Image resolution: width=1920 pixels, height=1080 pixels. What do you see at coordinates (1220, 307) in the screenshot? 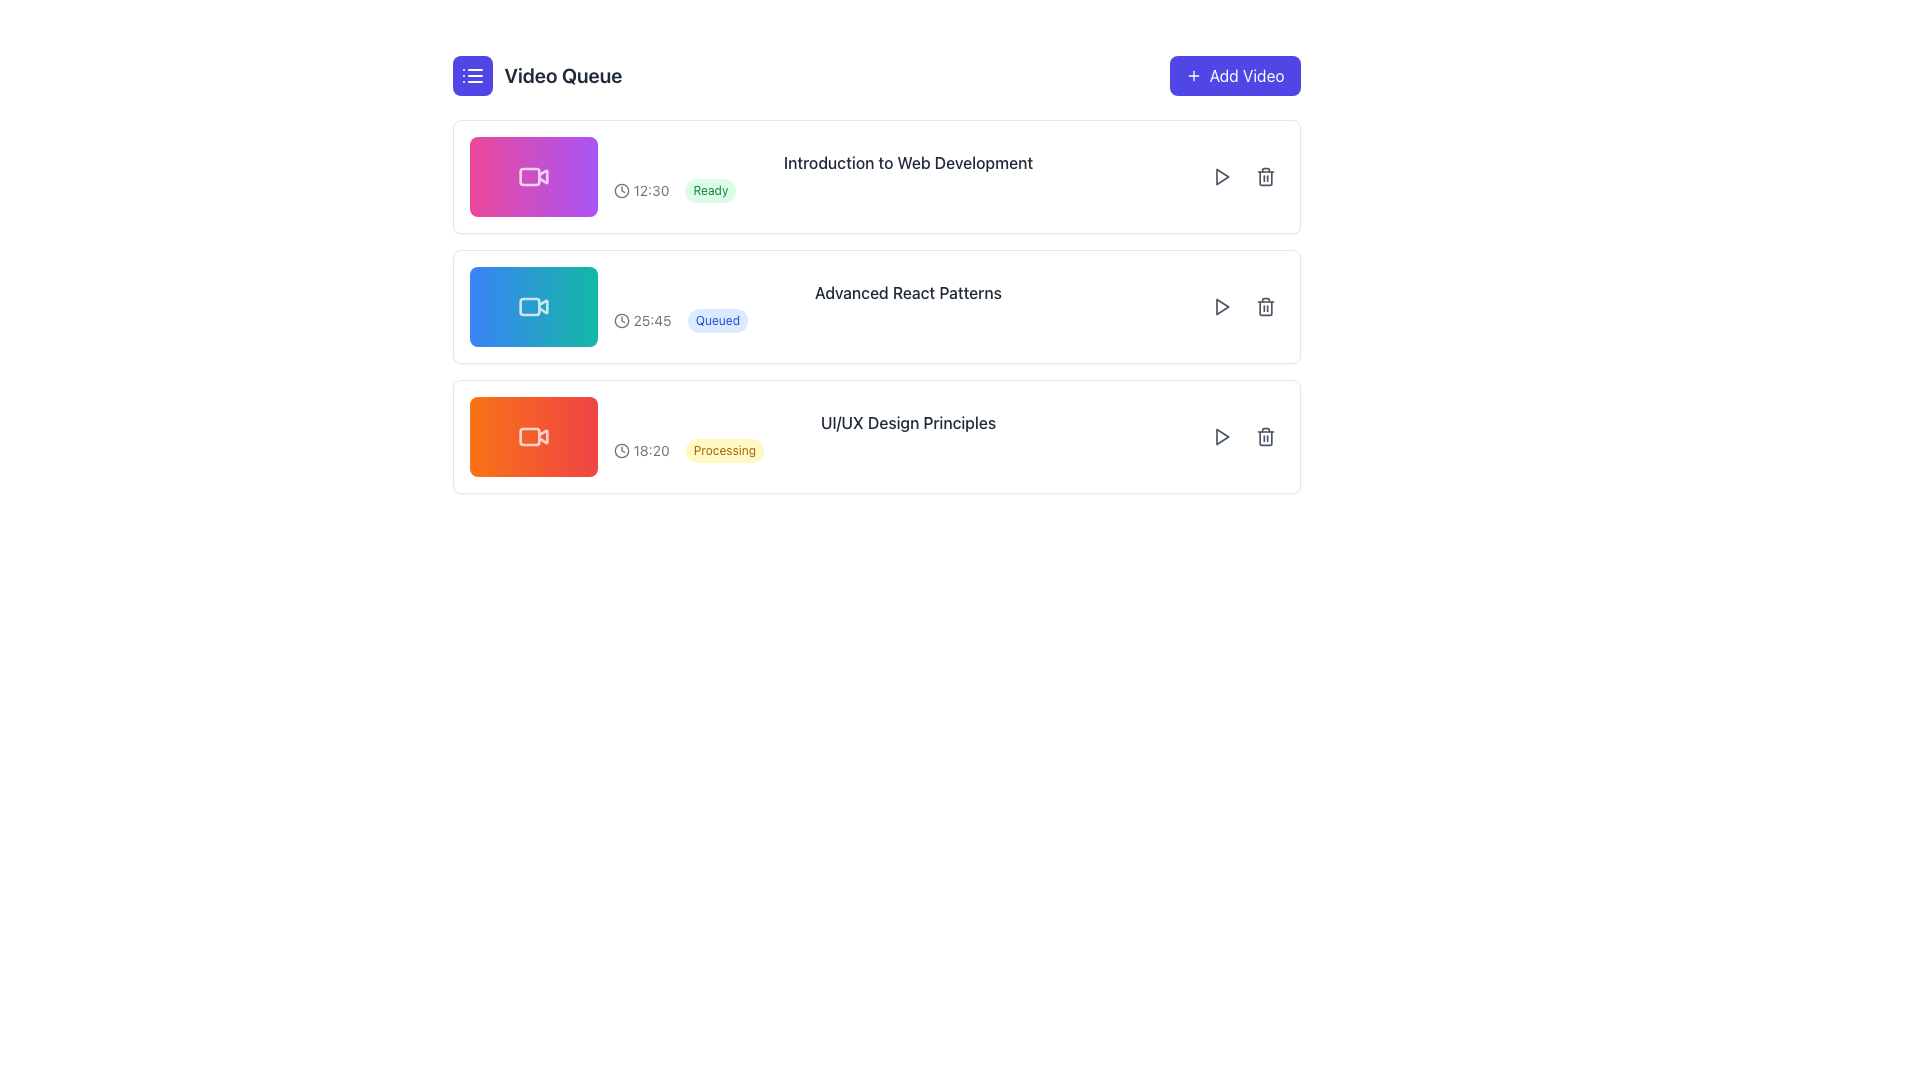
I see `the play button in the action column of the 'Advanced React Patterns' row to observe a color change` at bounding box center [1220, 307].